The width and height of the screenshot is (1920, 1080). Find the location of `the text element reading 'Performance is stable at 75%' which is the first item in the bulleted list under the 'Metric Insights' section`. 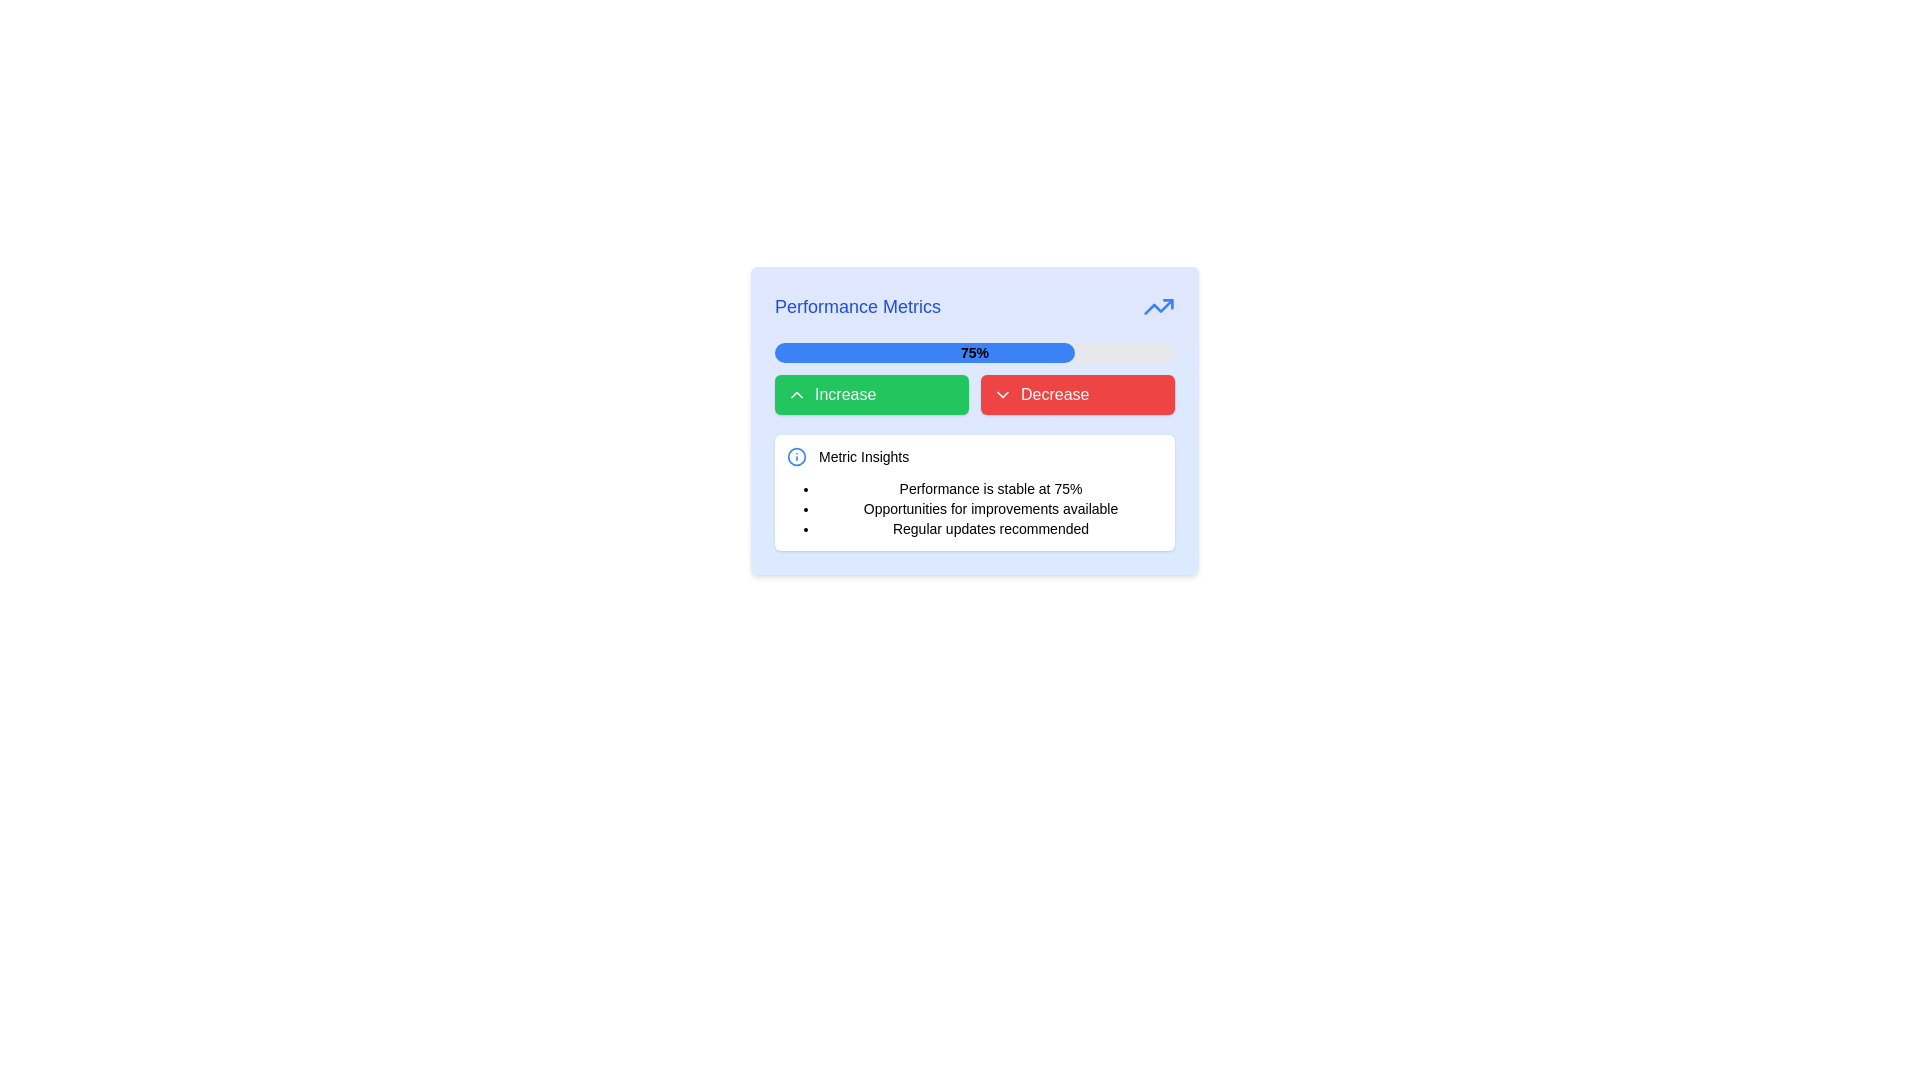

the text element reading 'Performance is stable at 75%' which is the first item in the bulleted list under the 'Metric Insights' section is located at coordinates (990, 489).